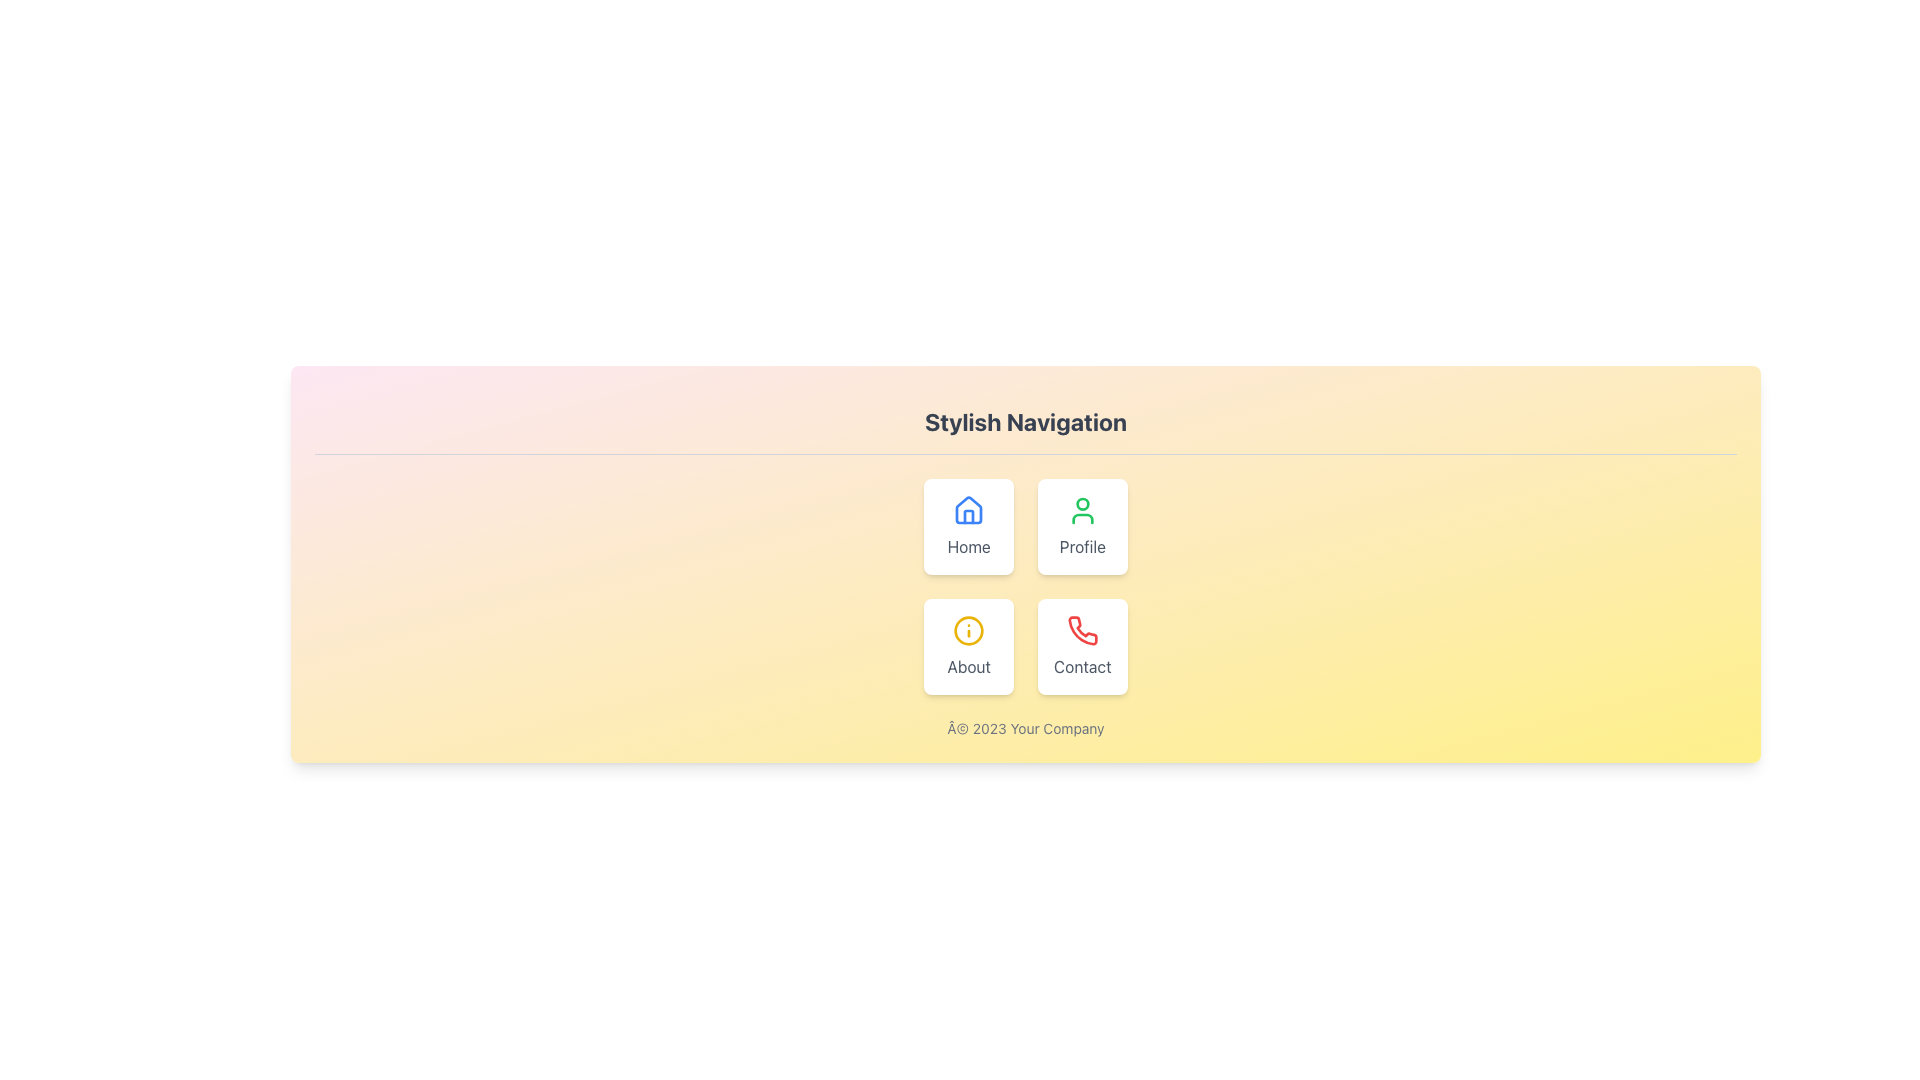  What do you see at coordinates (1081, 667) in the screenshot?
I see `the text area of the 'Contact' button label` at bounding box center [1081, 667].